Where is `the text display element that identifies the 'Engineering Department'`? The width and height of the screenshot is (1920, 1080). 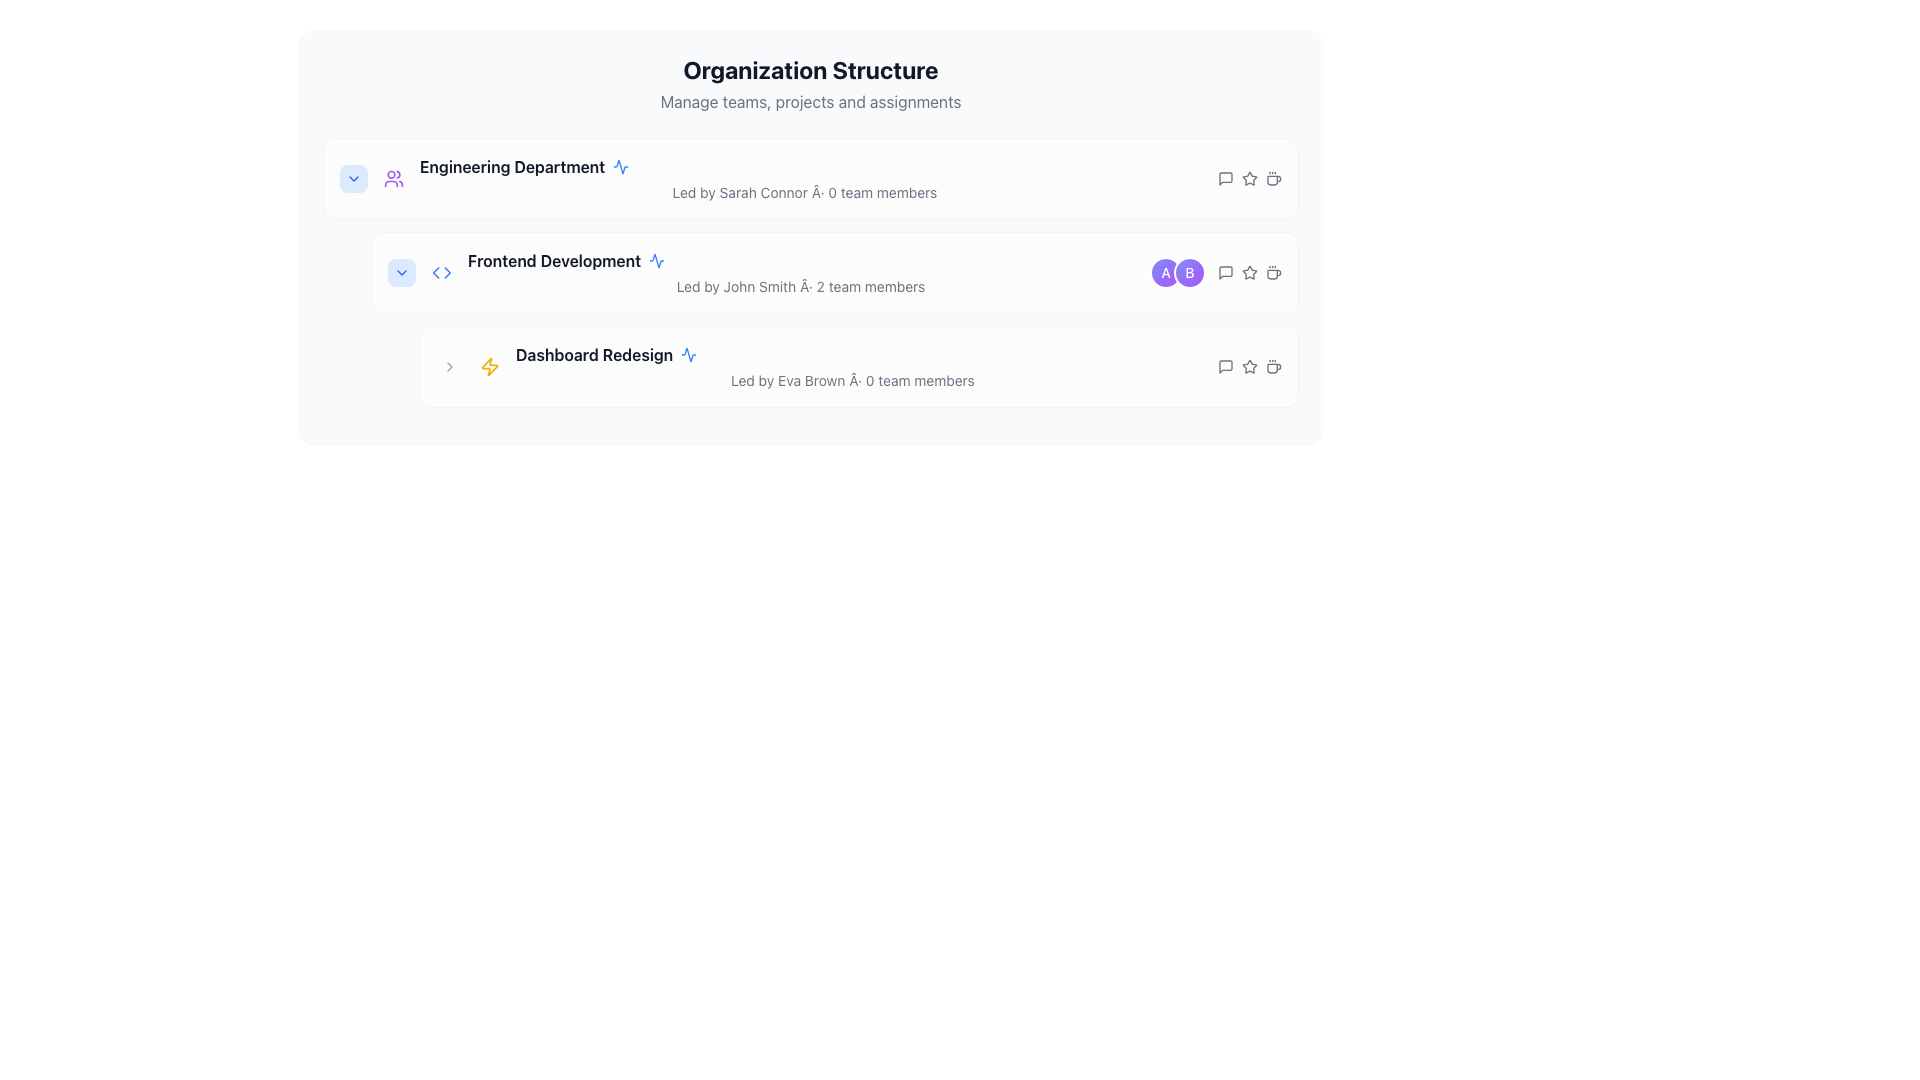
the text display element that identifies the 'Engineering Department' is located at coordinates (805, 177).